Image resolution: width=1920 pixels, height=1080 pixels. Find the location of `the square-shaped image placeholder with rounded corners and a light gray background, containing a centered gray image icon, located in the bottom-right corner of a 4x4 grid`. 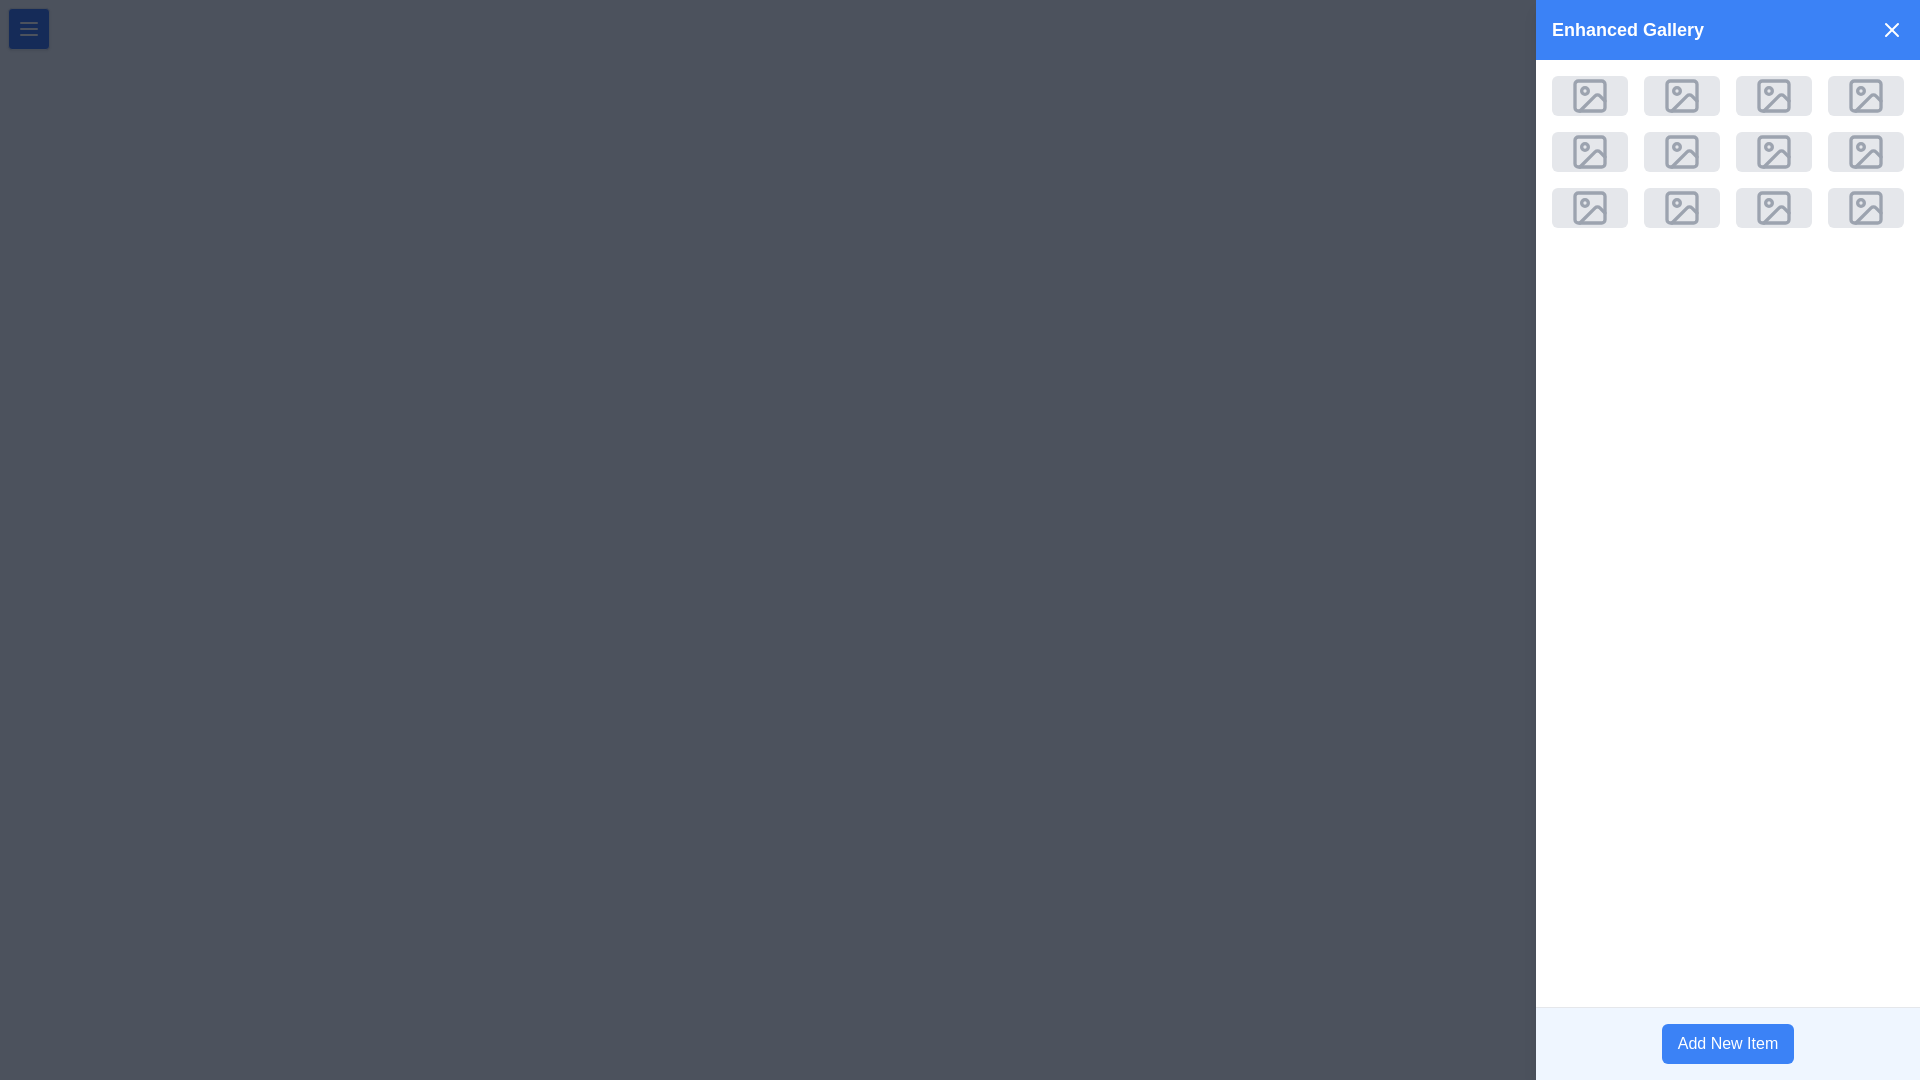

the square-shaped image placeholder with rounded corners and a light gray background, containing a centered gray image icon, located in the bottom-right corner of a 4x4 grid is located at coordinates (1865, 208).